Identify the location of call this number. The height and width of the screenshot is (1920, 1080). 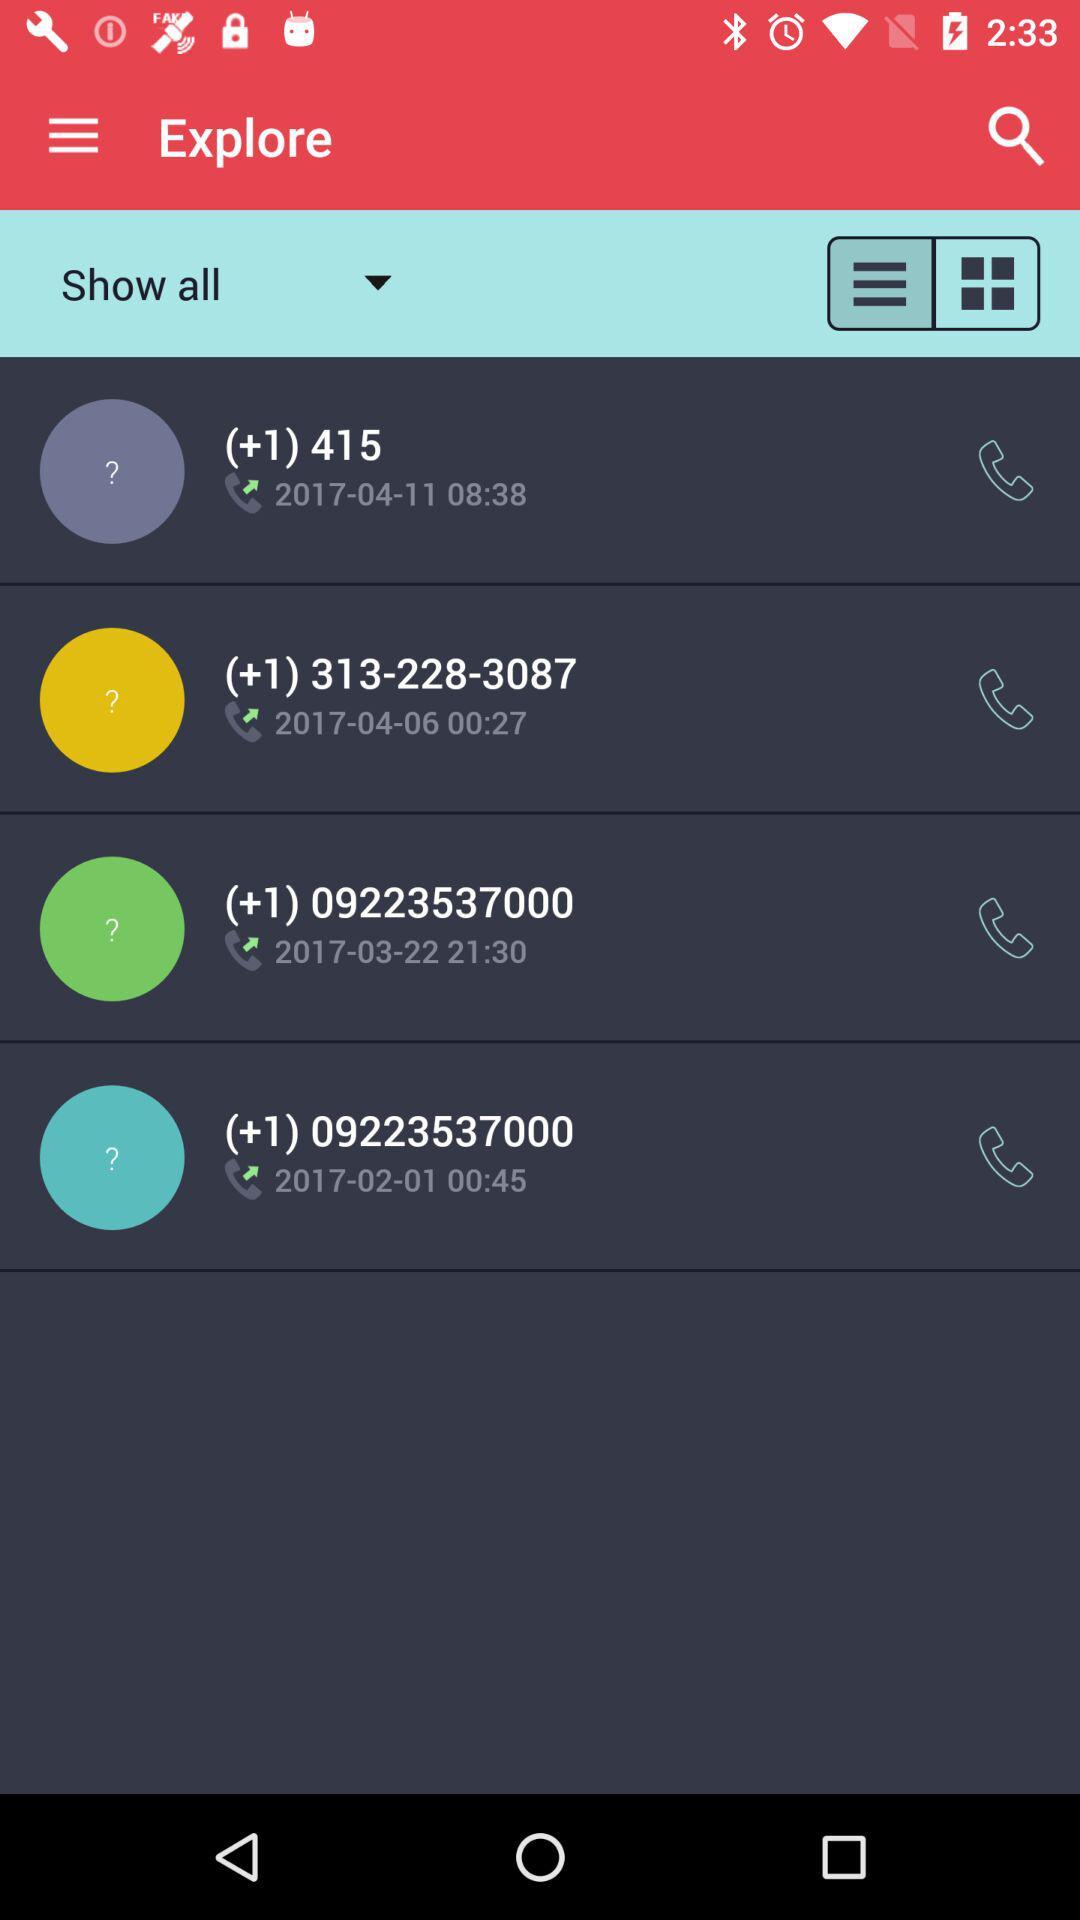
(1006, 699).